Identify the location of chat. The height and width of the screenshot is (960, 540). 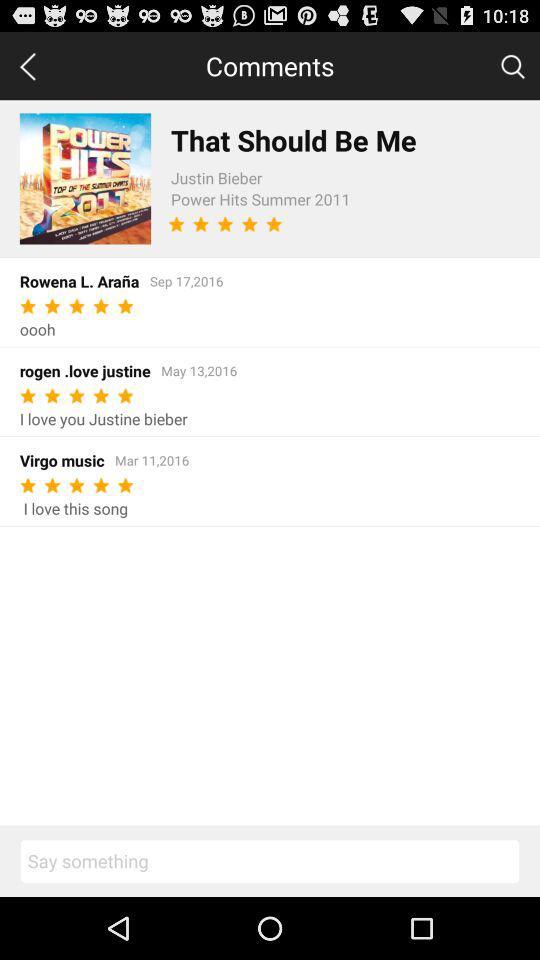
(270, 860).